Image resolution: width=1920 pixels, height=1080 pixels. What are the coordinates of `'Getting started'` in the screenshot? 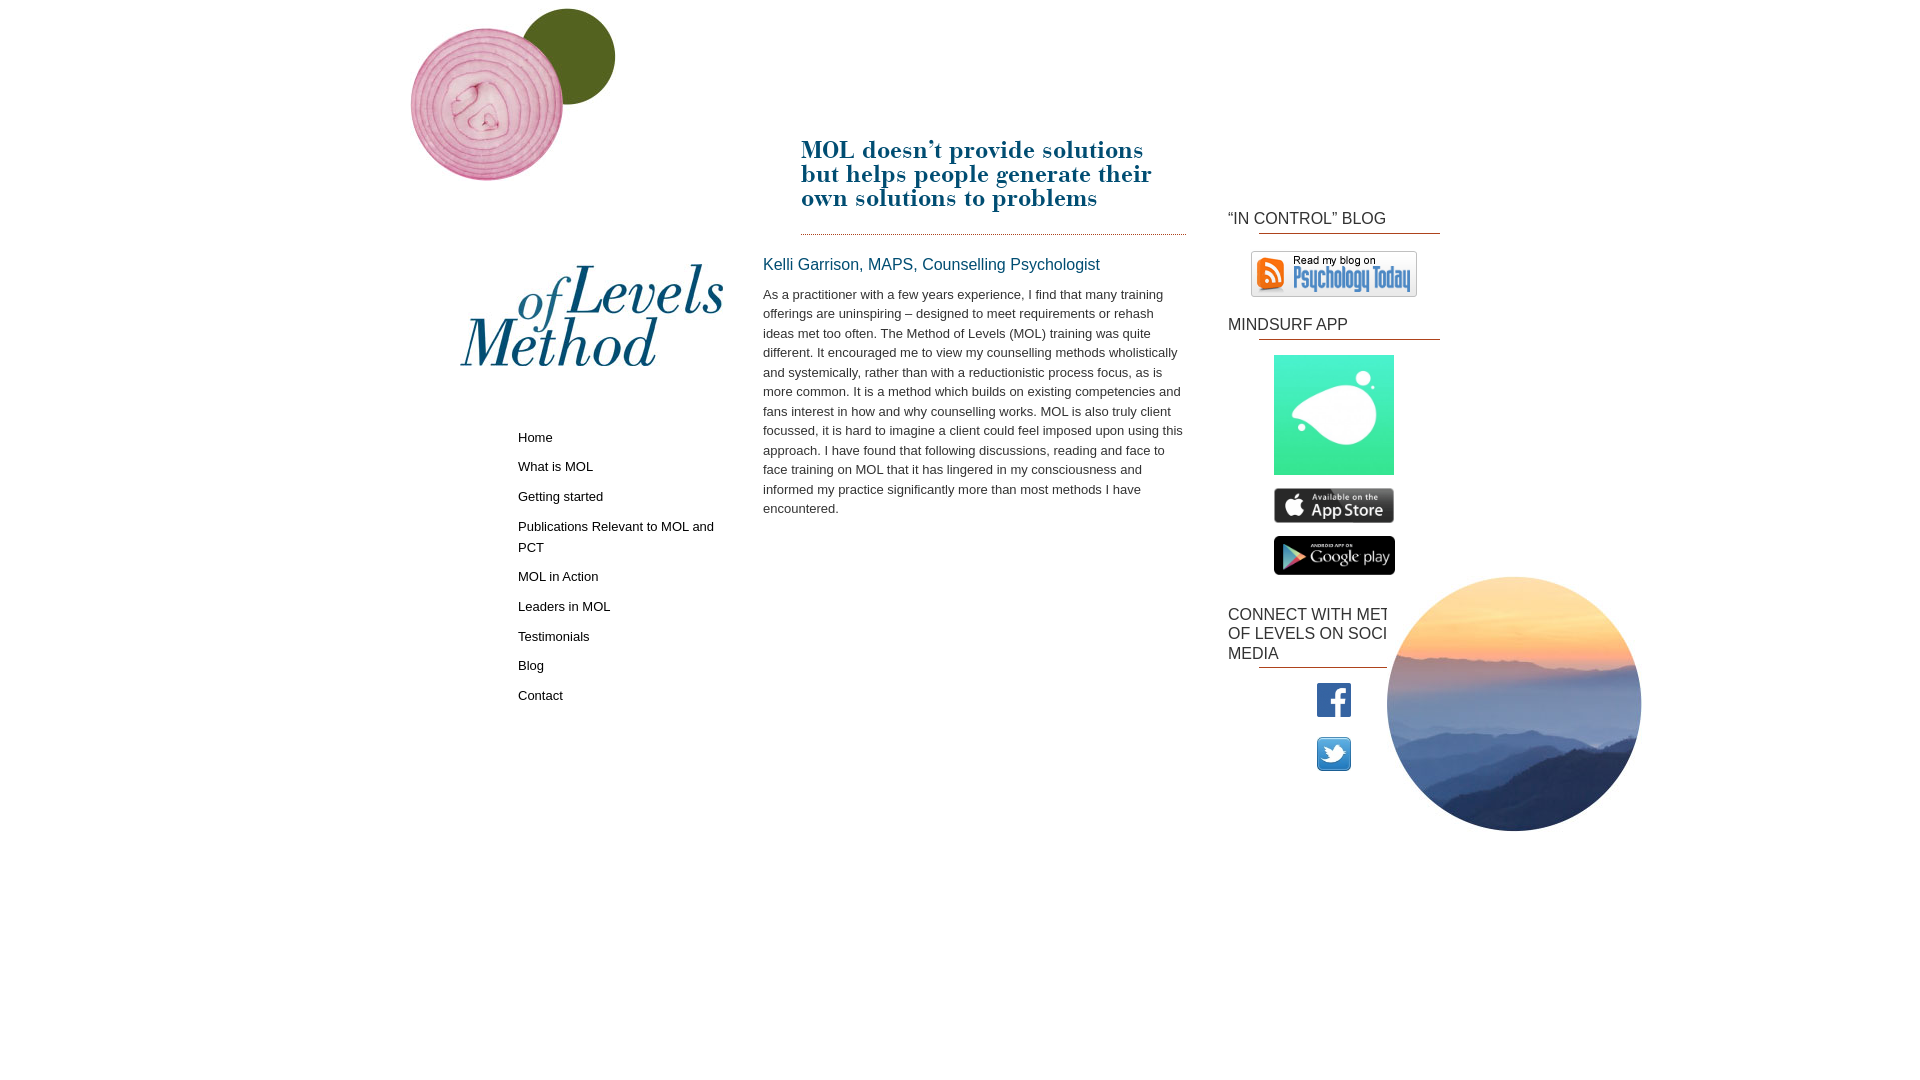 It's located at (619, 495).